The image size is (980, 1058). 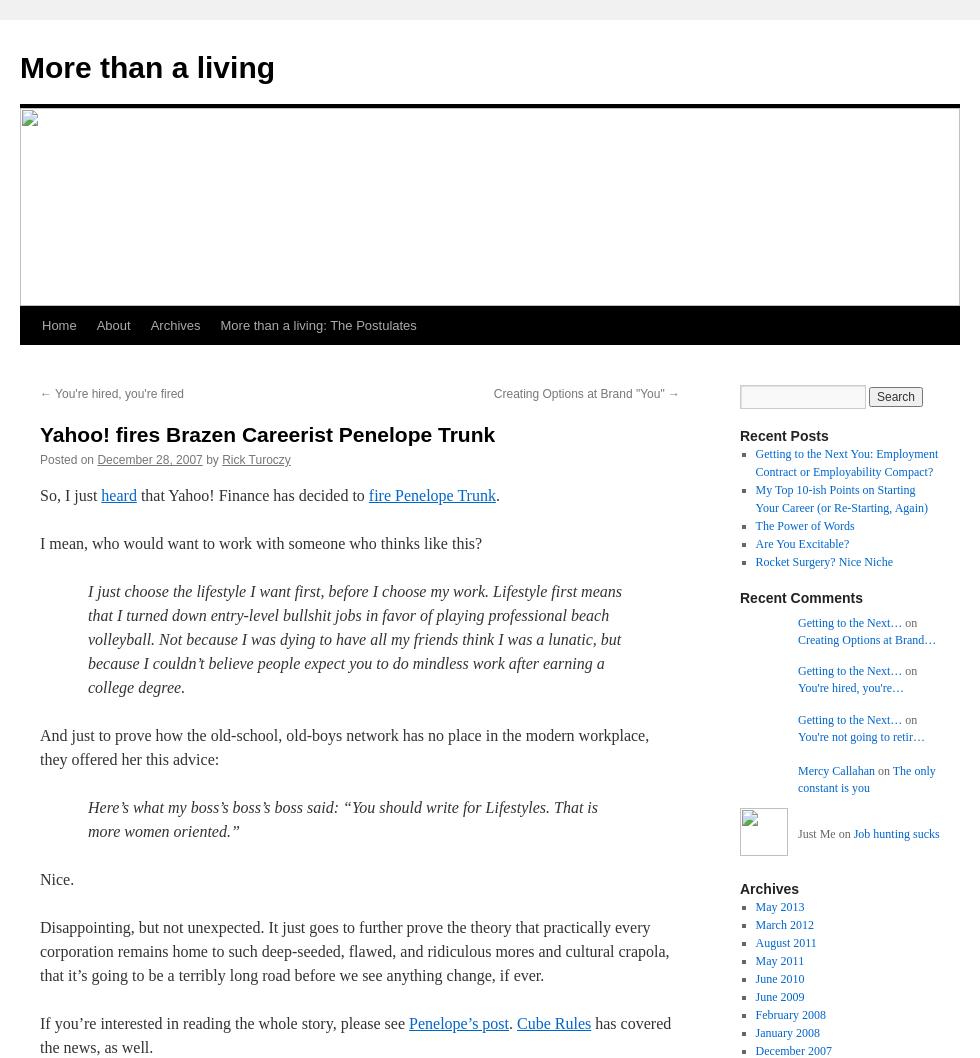 I want to click on 'Cube Rules', so click(x=553, y=1022).